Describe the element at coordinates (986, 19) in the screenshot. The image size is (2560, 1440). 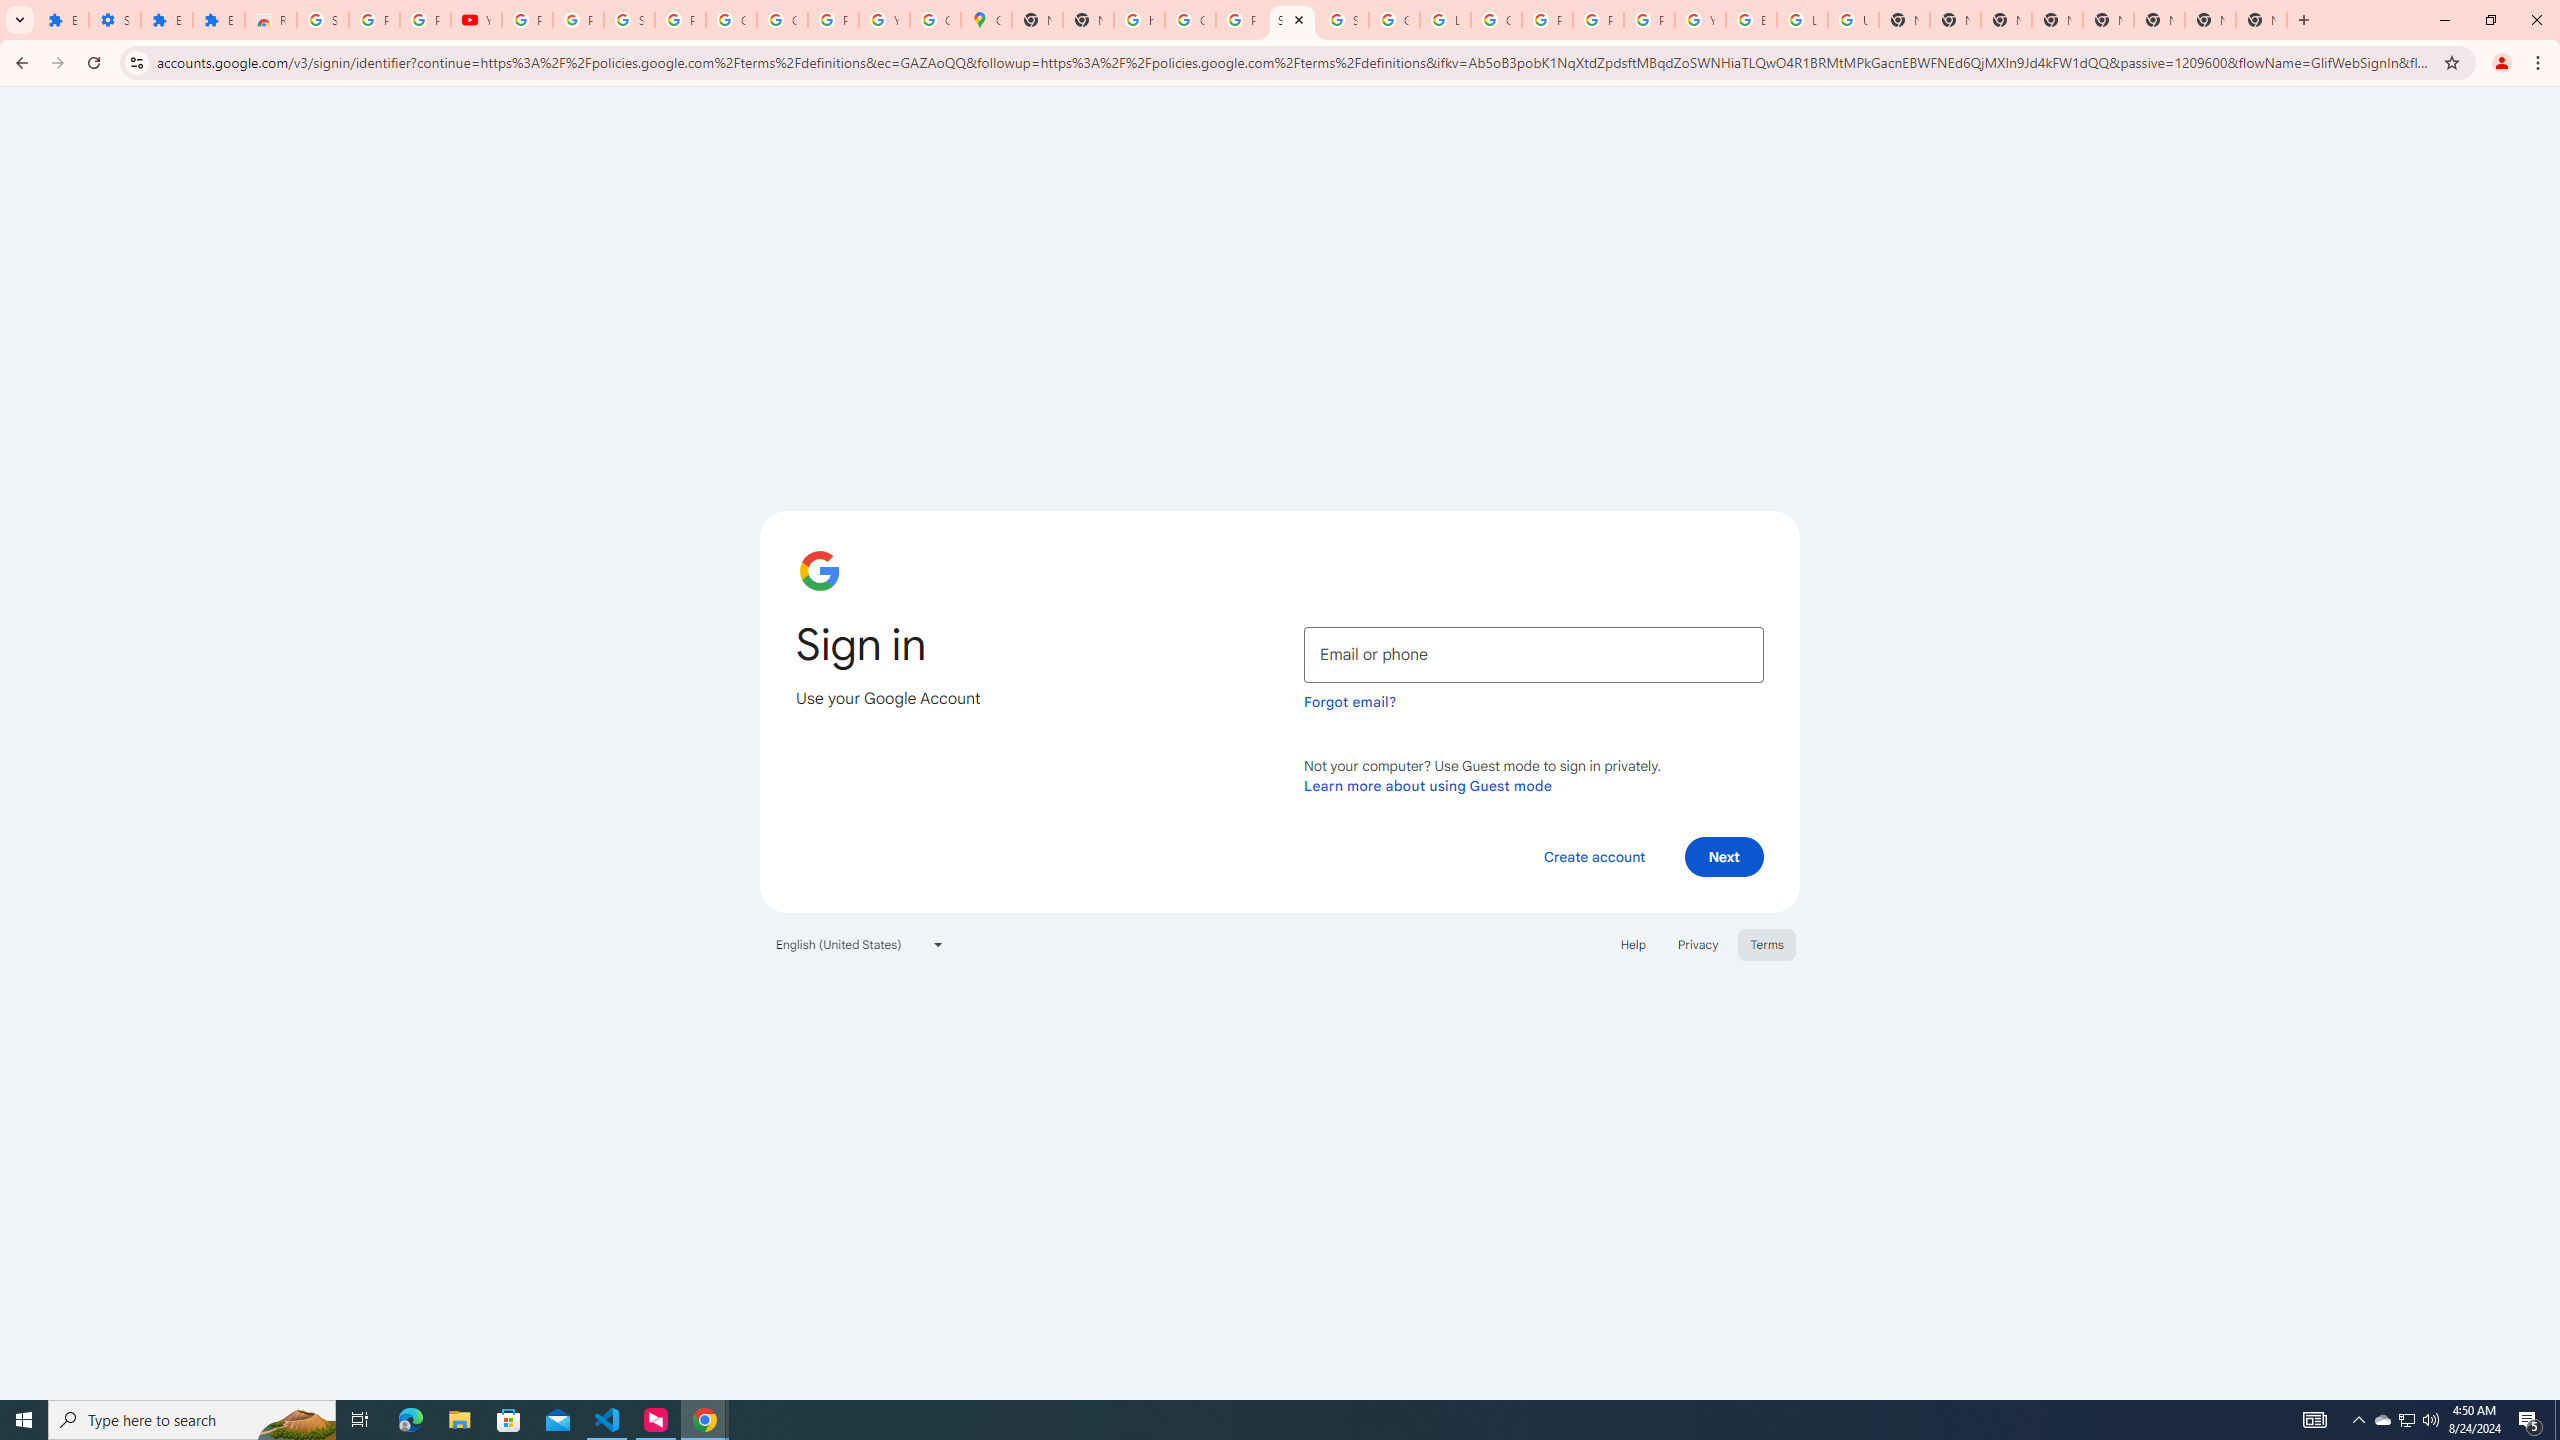
I see `'Google Maps'` at that location.